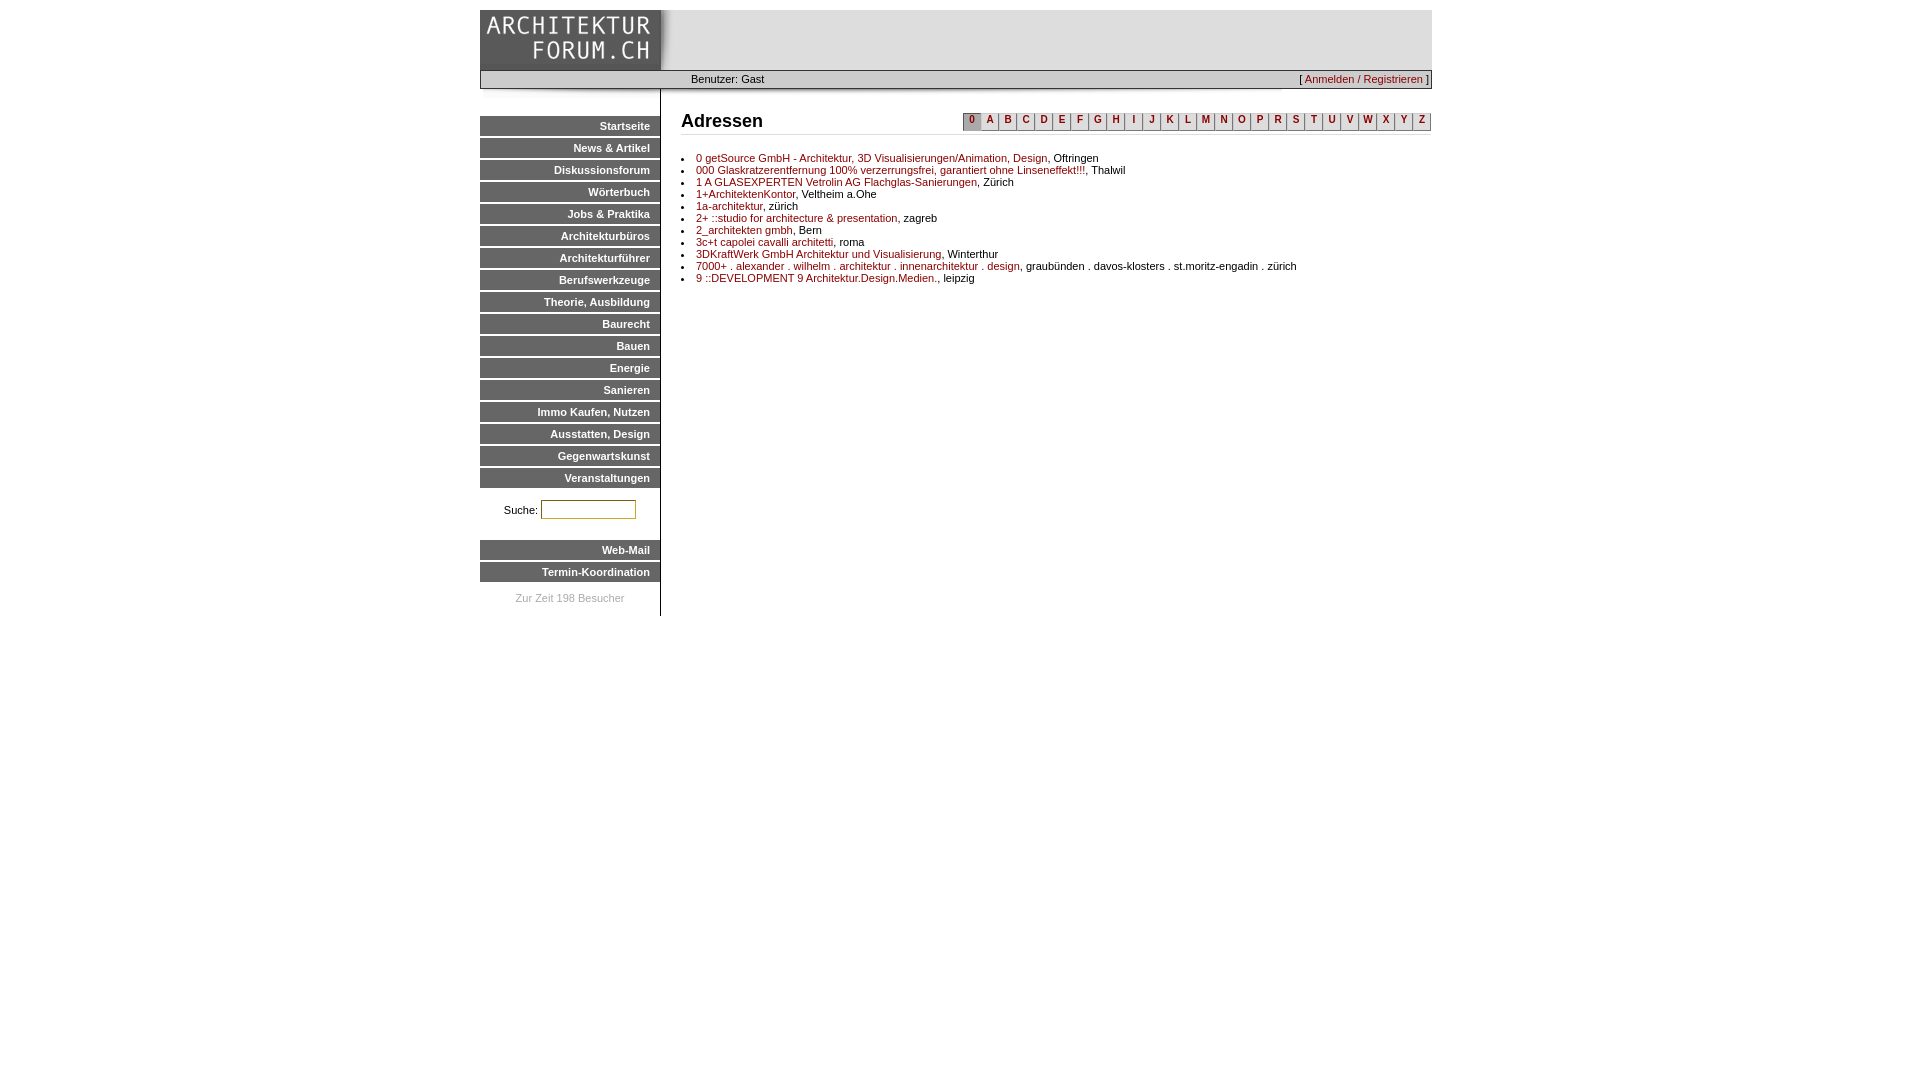  What do you see at coordinates (569, 345) in the screenshot?
I see `'Bauen'` at bounding box center [569, 345].